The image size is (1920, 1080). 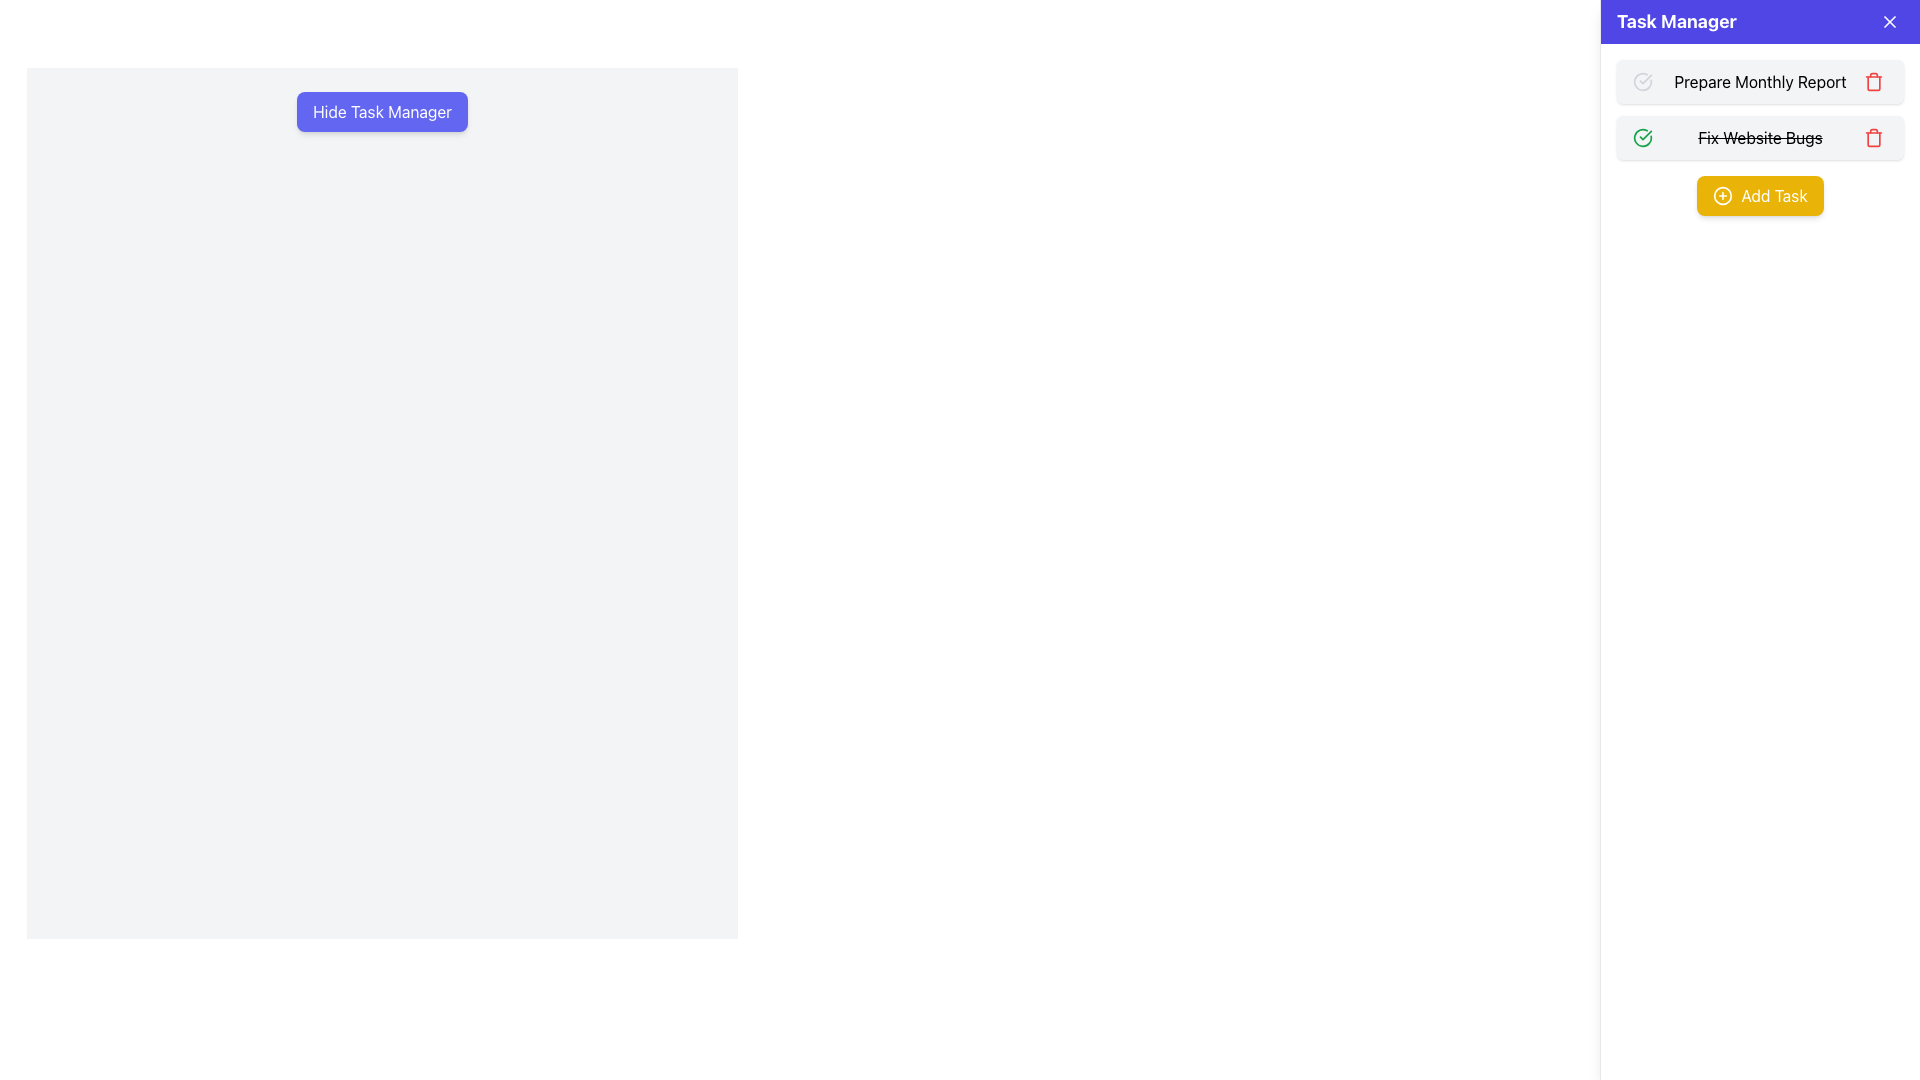 What do you see at coordinates (1642, 80) in the screenshot?
I see `the circular icon resembling a checkmark, which is part of the task manager interface next to the strikethrough text 'Fix Website Bugs', indicating a completed task` at bounding box center [1642, 80].